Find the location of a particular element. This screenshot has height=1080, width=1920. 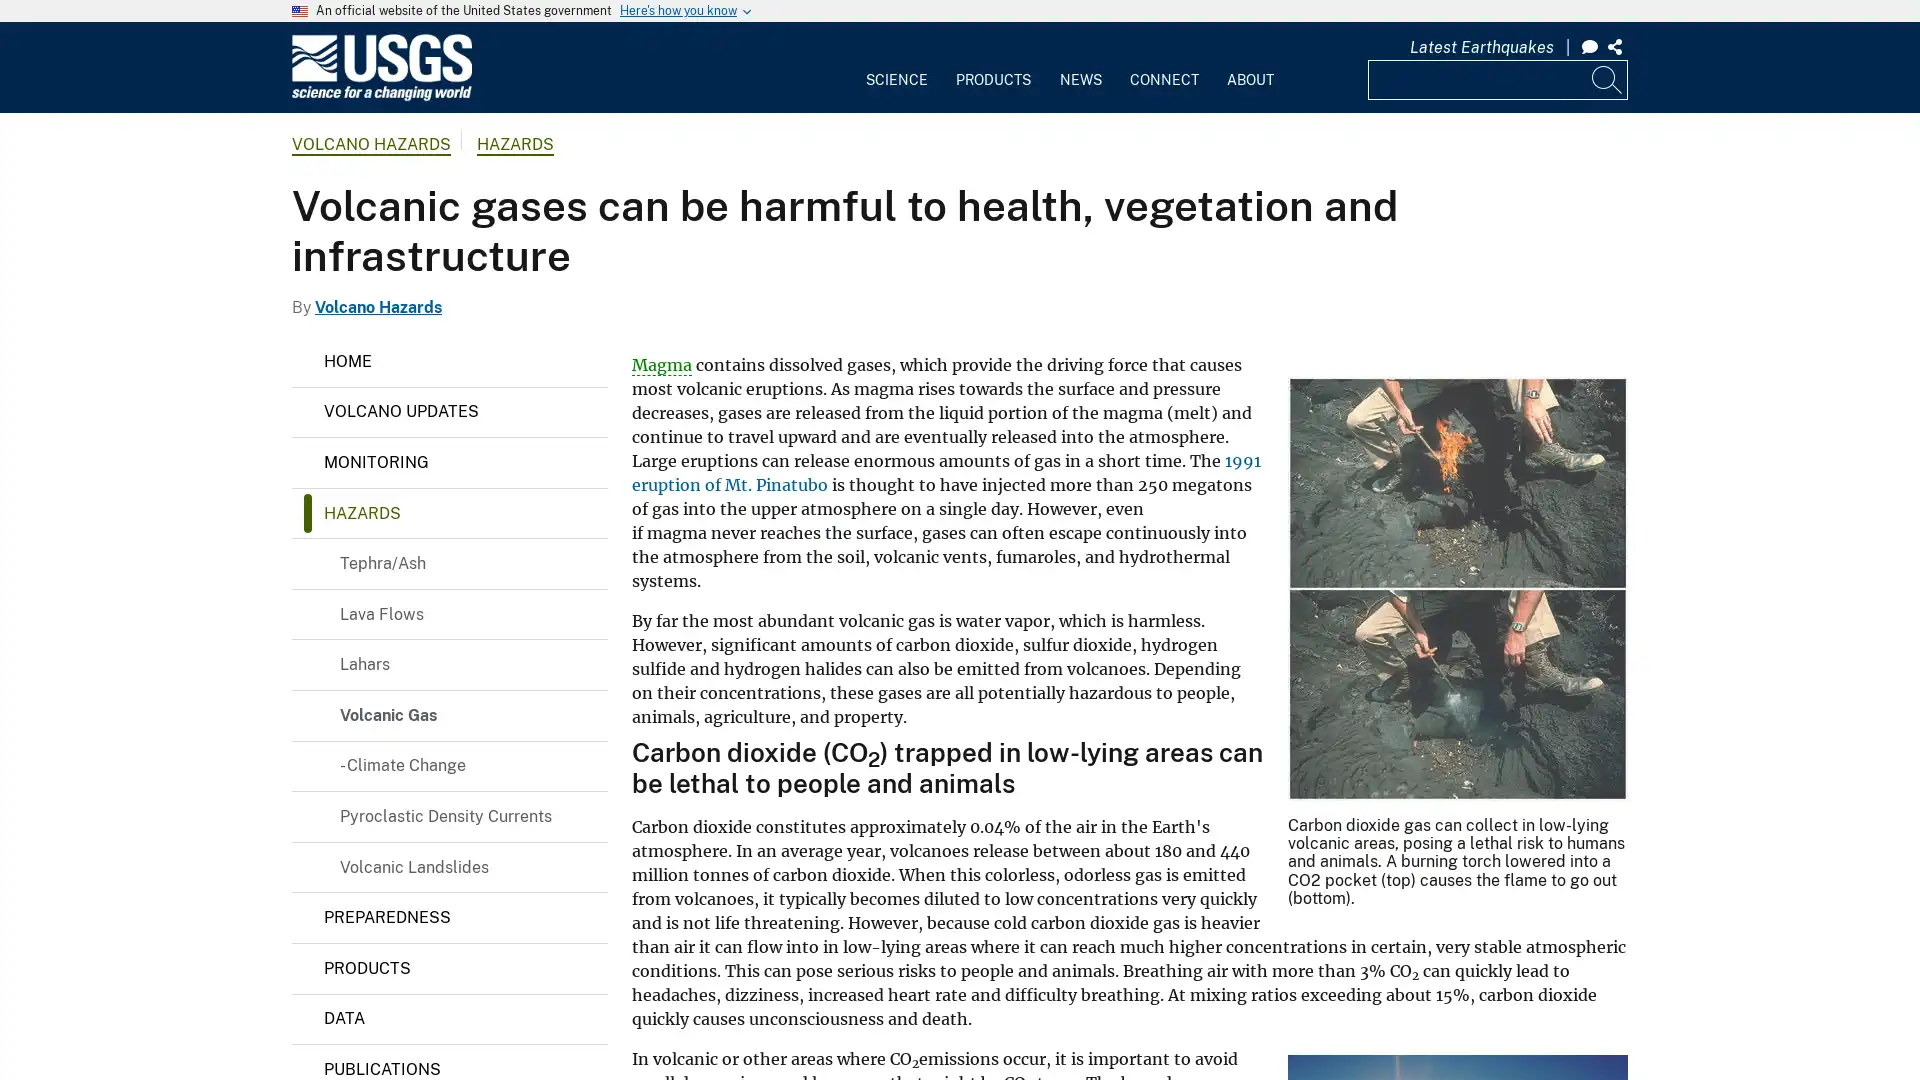

SCIENCE is located at coordinates (896, 65).